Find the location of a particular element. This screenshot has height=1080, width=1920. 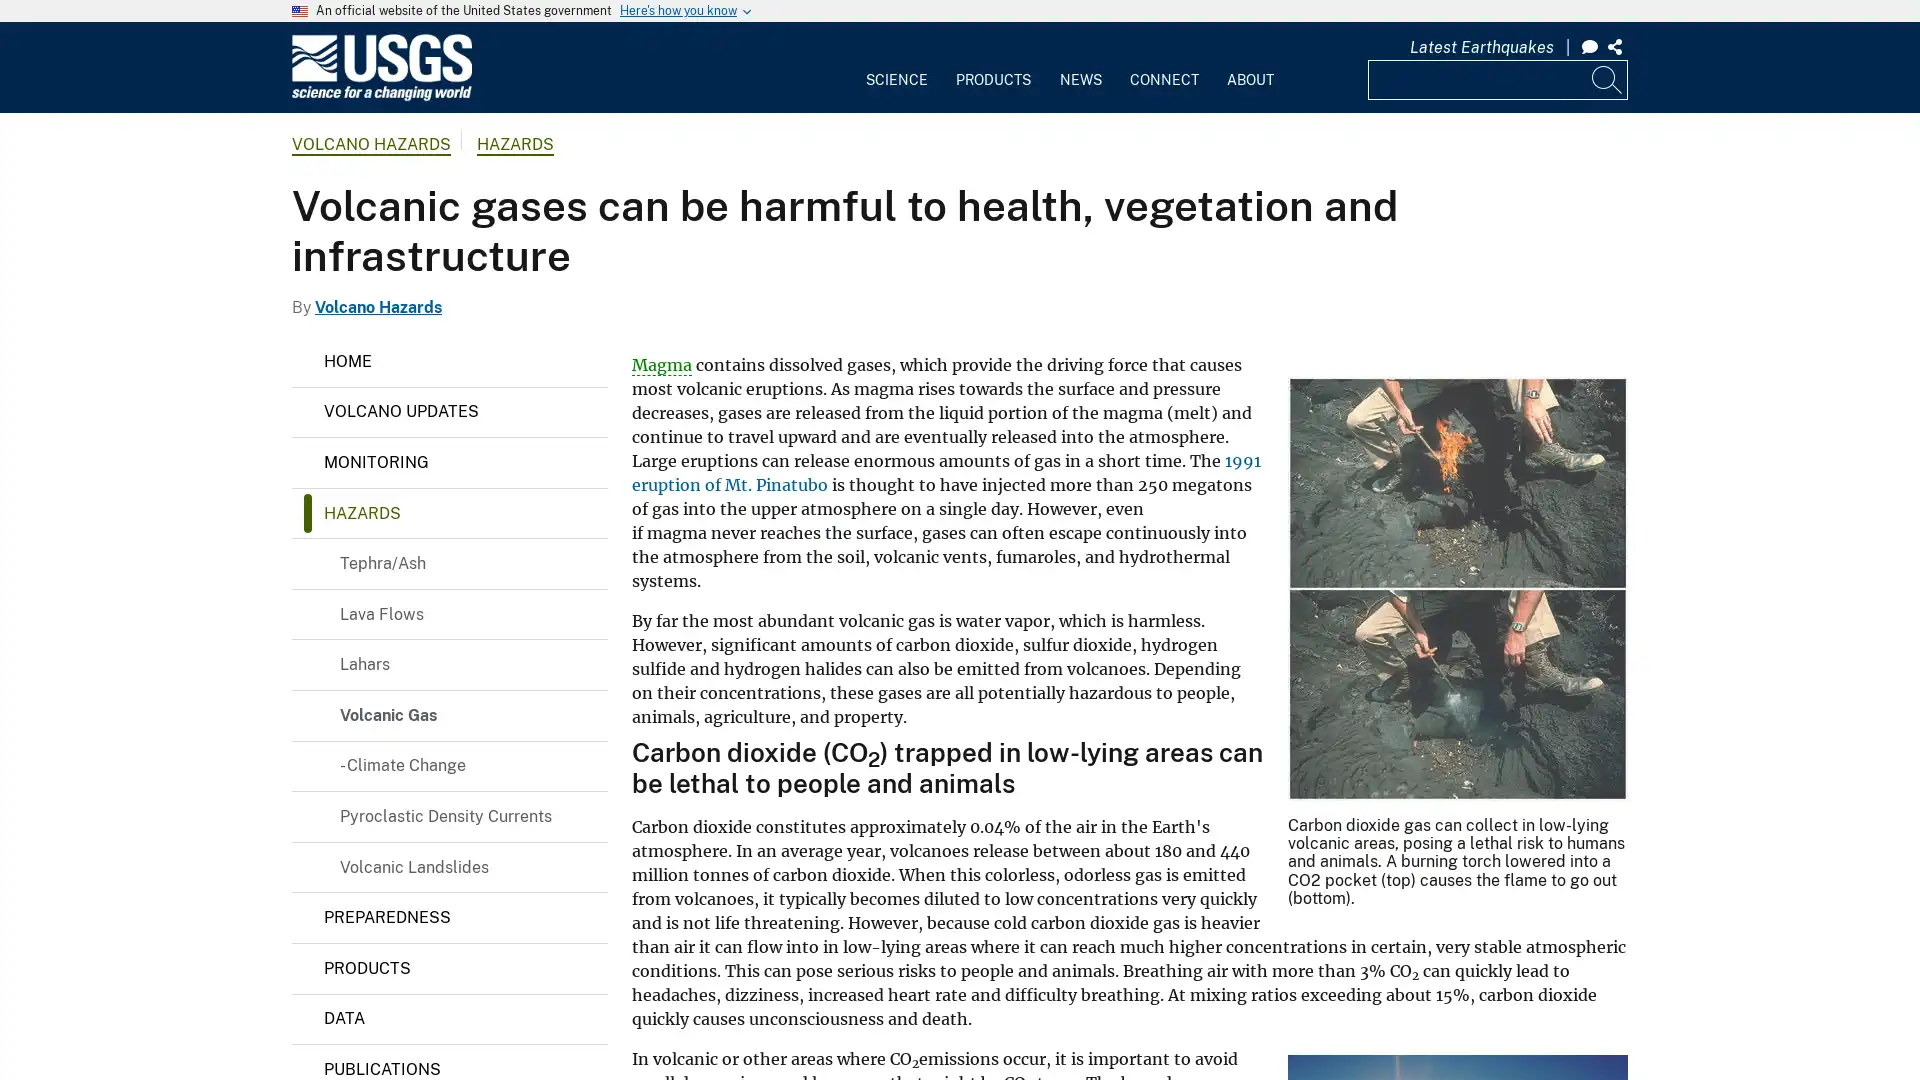

SCIENCE is located at coordinates (896, 65).